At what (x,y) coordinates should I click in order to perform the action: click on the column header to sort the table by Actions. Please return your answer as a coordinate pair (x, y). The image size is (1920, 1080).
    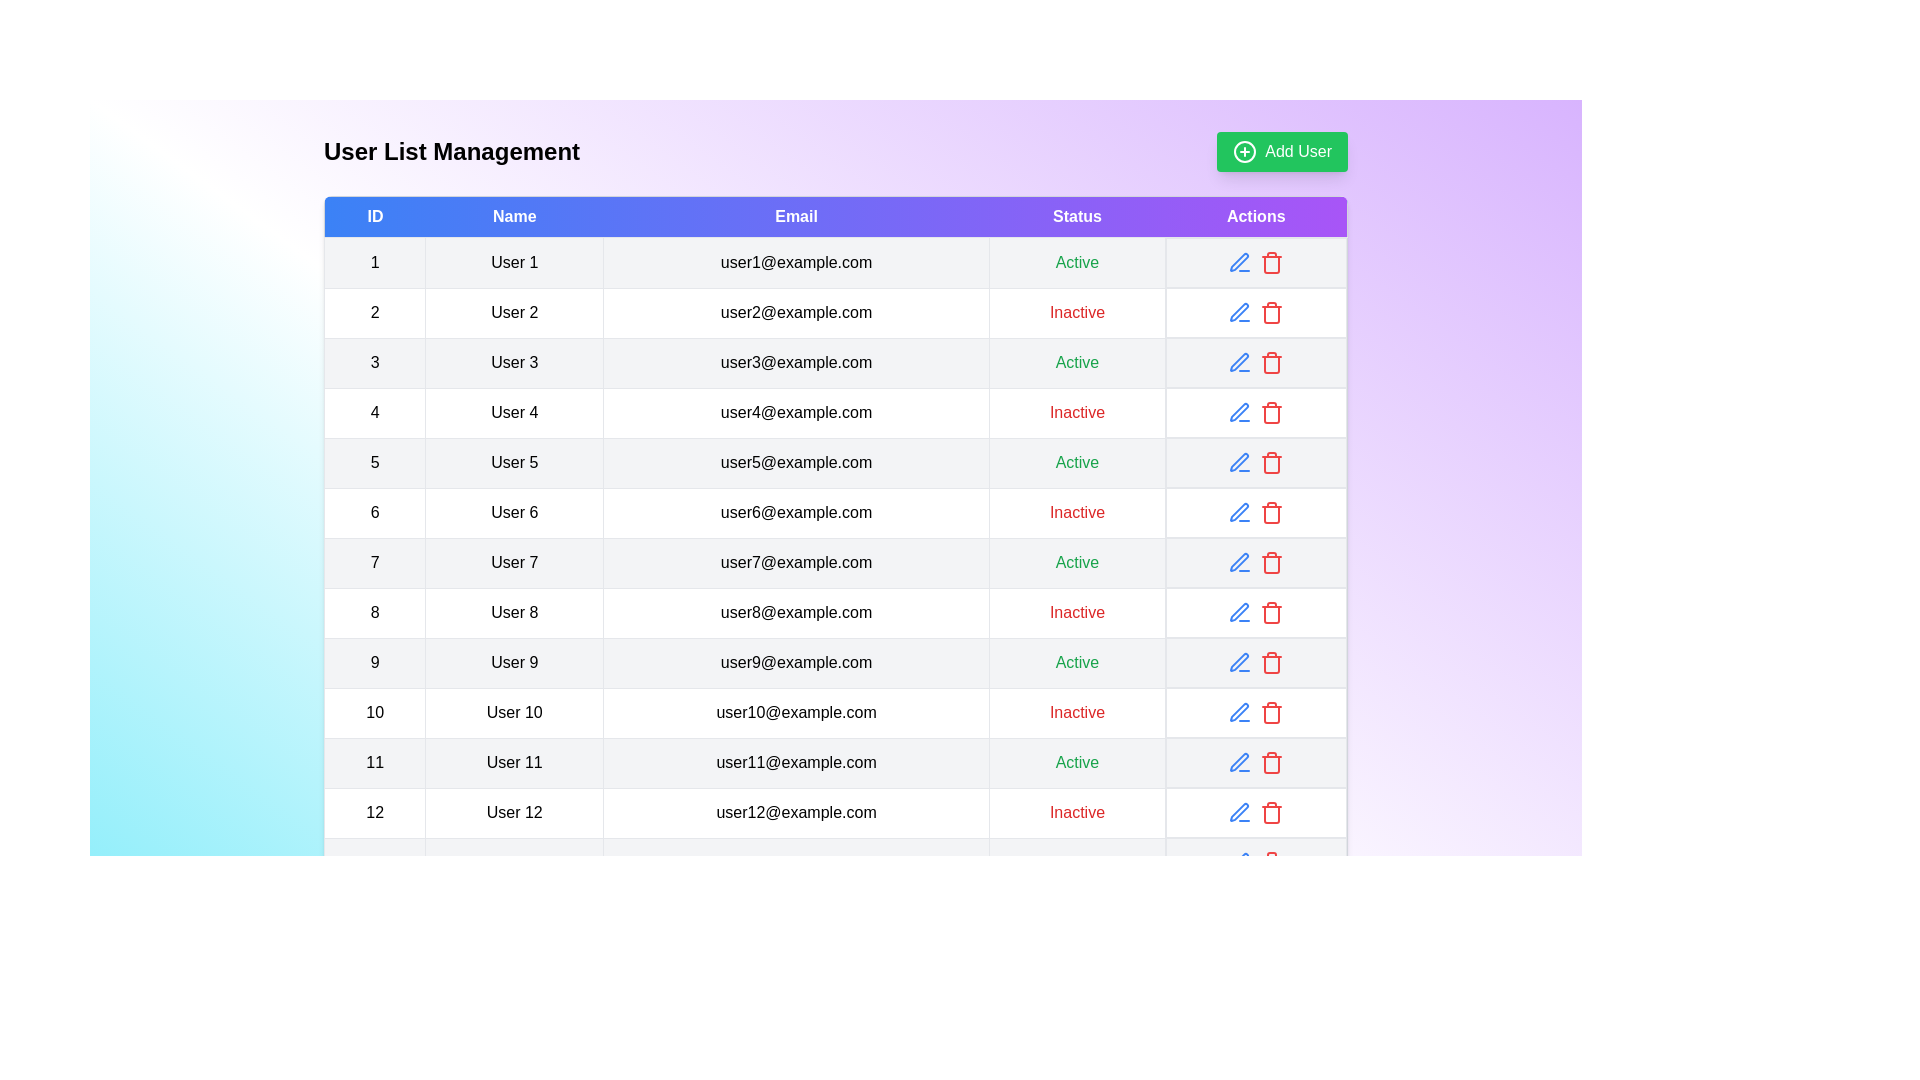
    Looking at the image, I should click on (1255, 216).